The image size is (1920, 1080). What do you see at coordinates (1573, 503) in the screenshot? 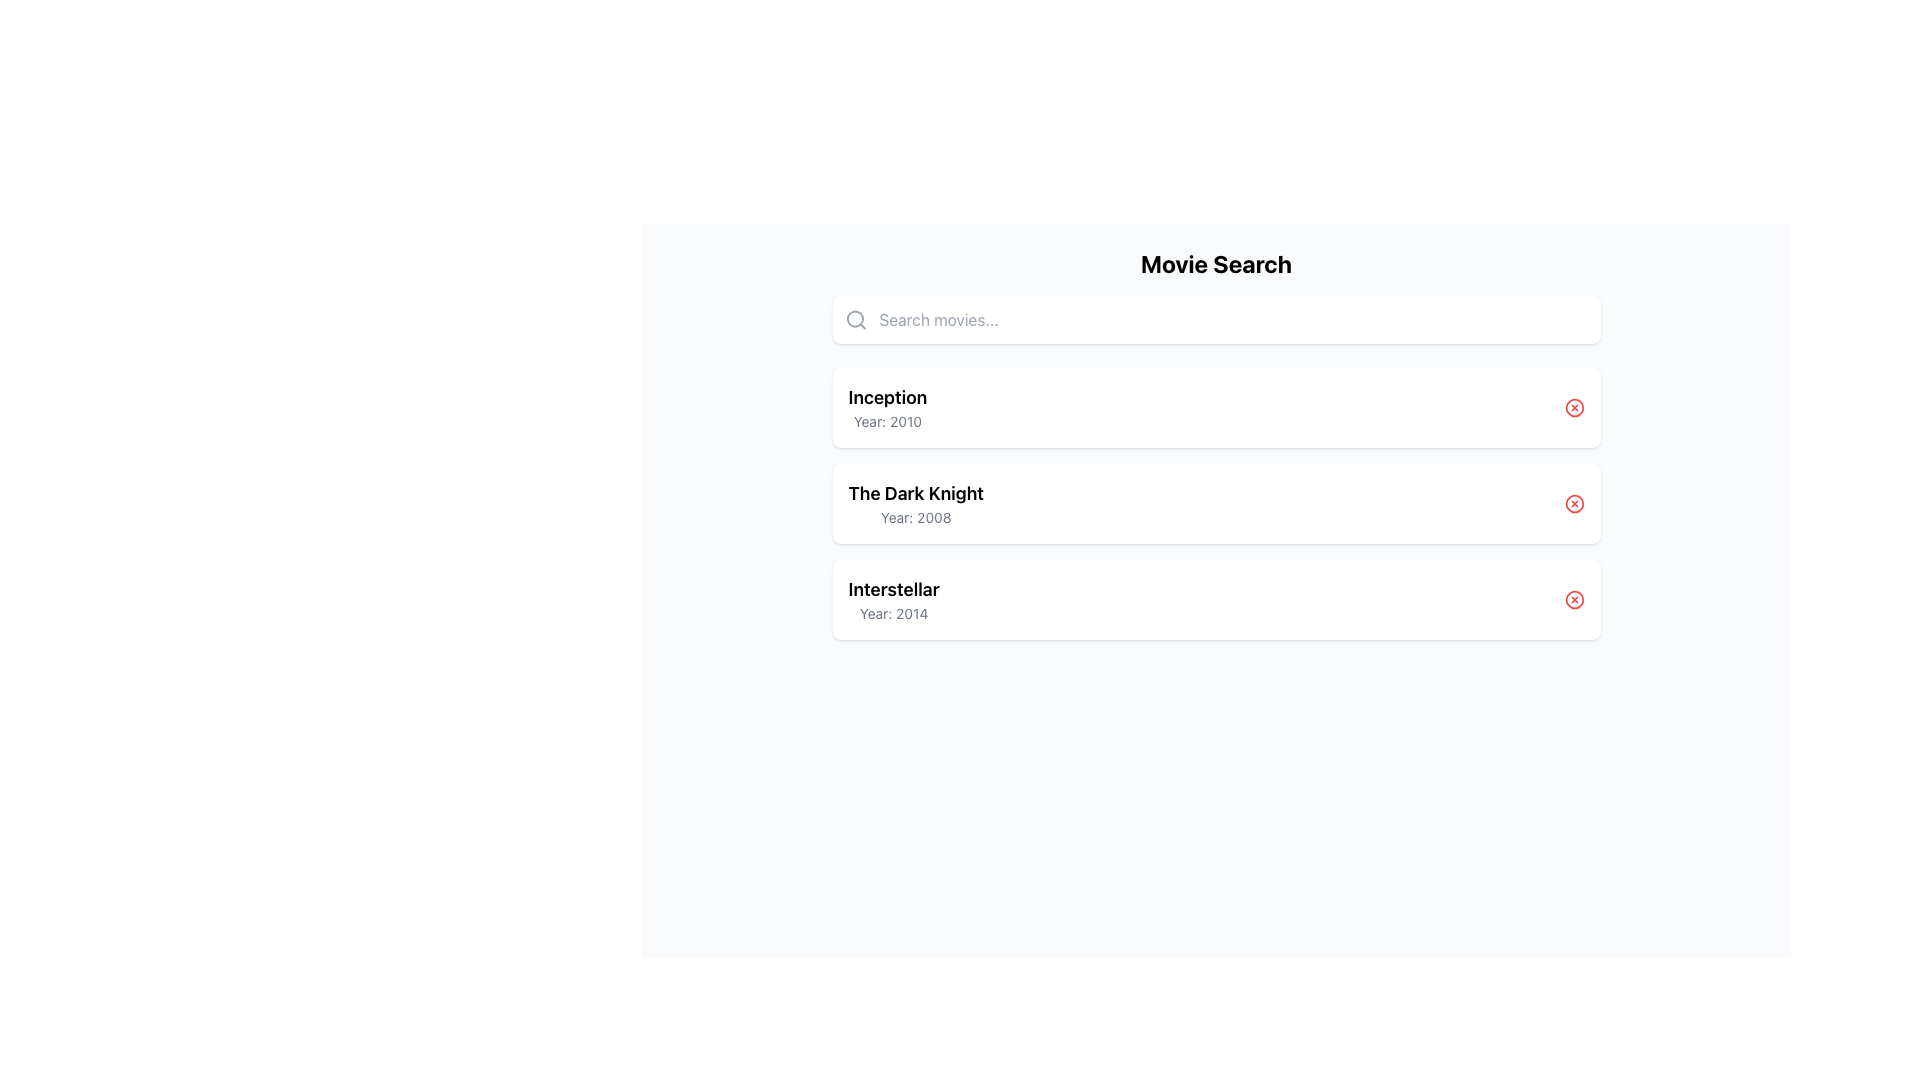
I see `the SVG Circle element that is part of the delete icon for the second movie entry, 'The Dark Knight, Year: 2008', positioned at the right end of the list entry` at bounding box center [1573, 503].